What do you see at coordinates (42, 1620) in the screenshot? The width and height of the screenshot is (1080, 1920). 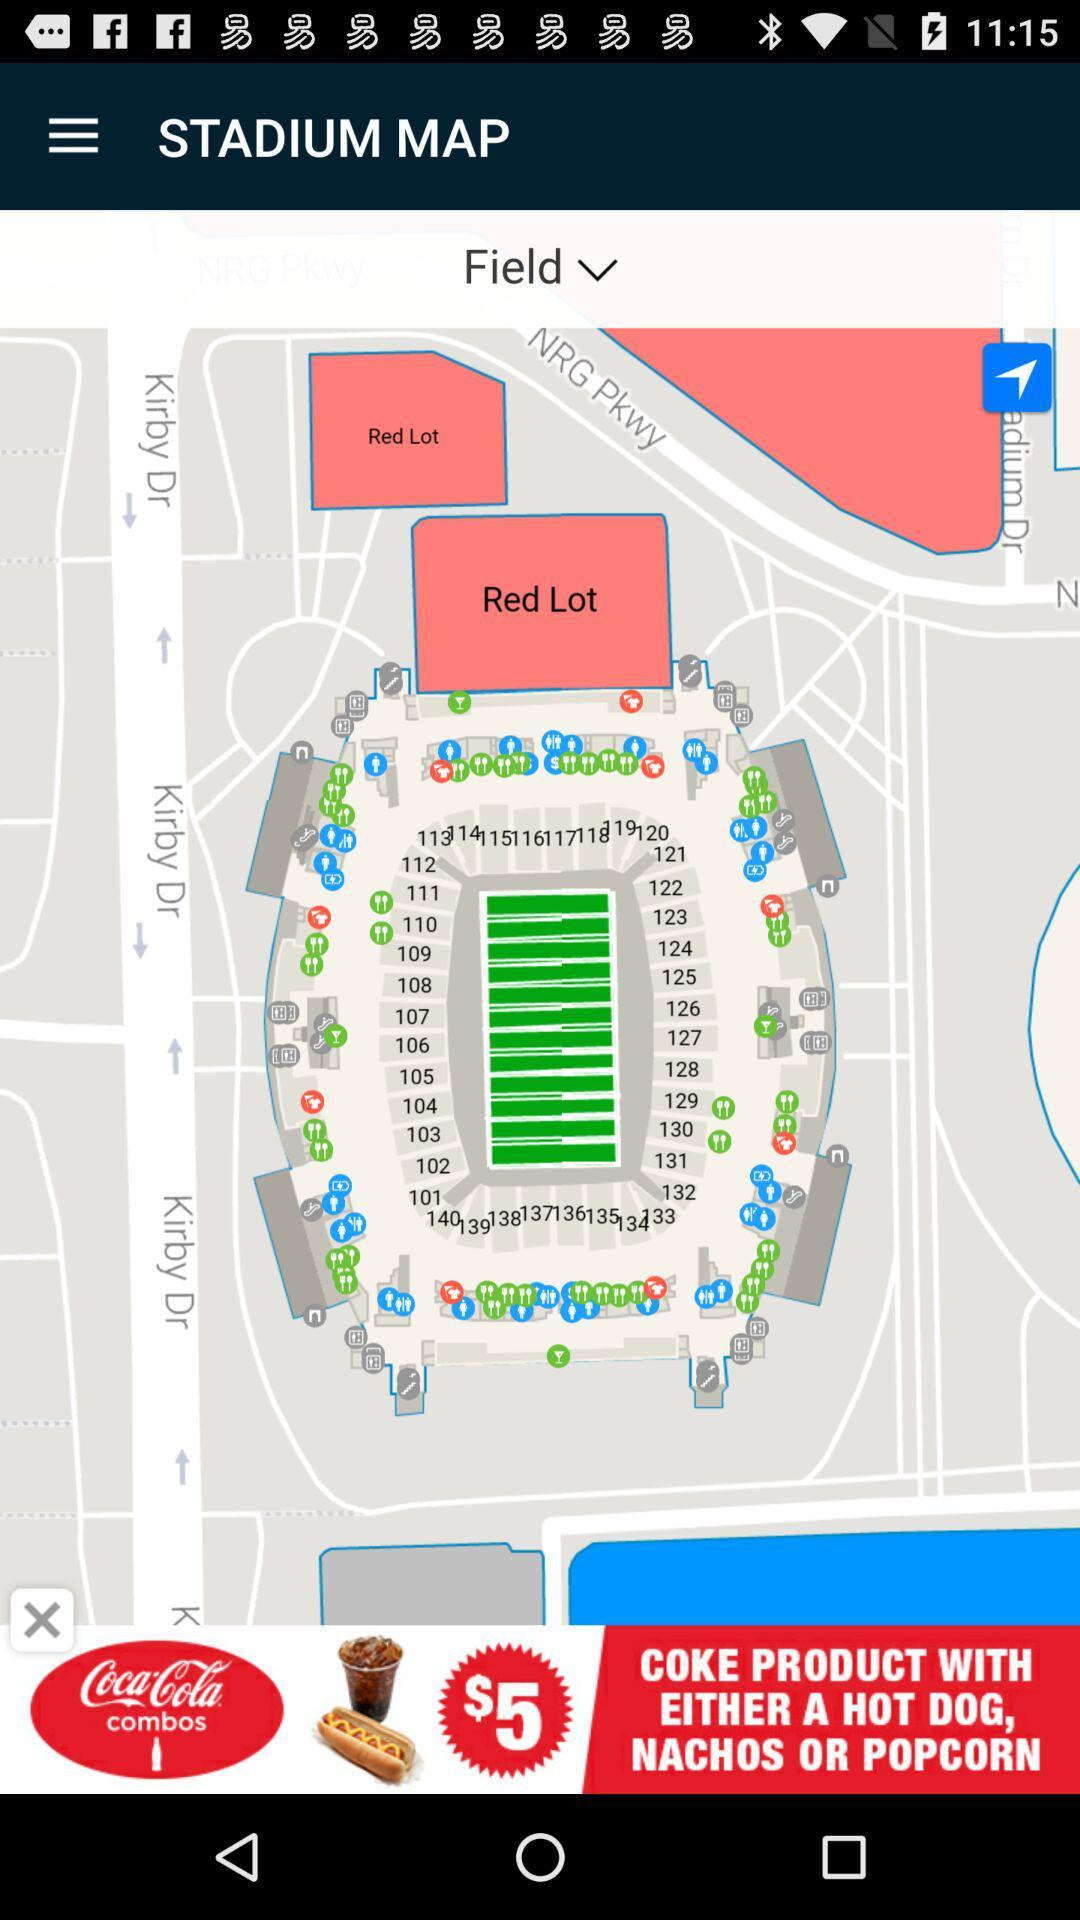 I see `close` at bounding box center [42, 1620].